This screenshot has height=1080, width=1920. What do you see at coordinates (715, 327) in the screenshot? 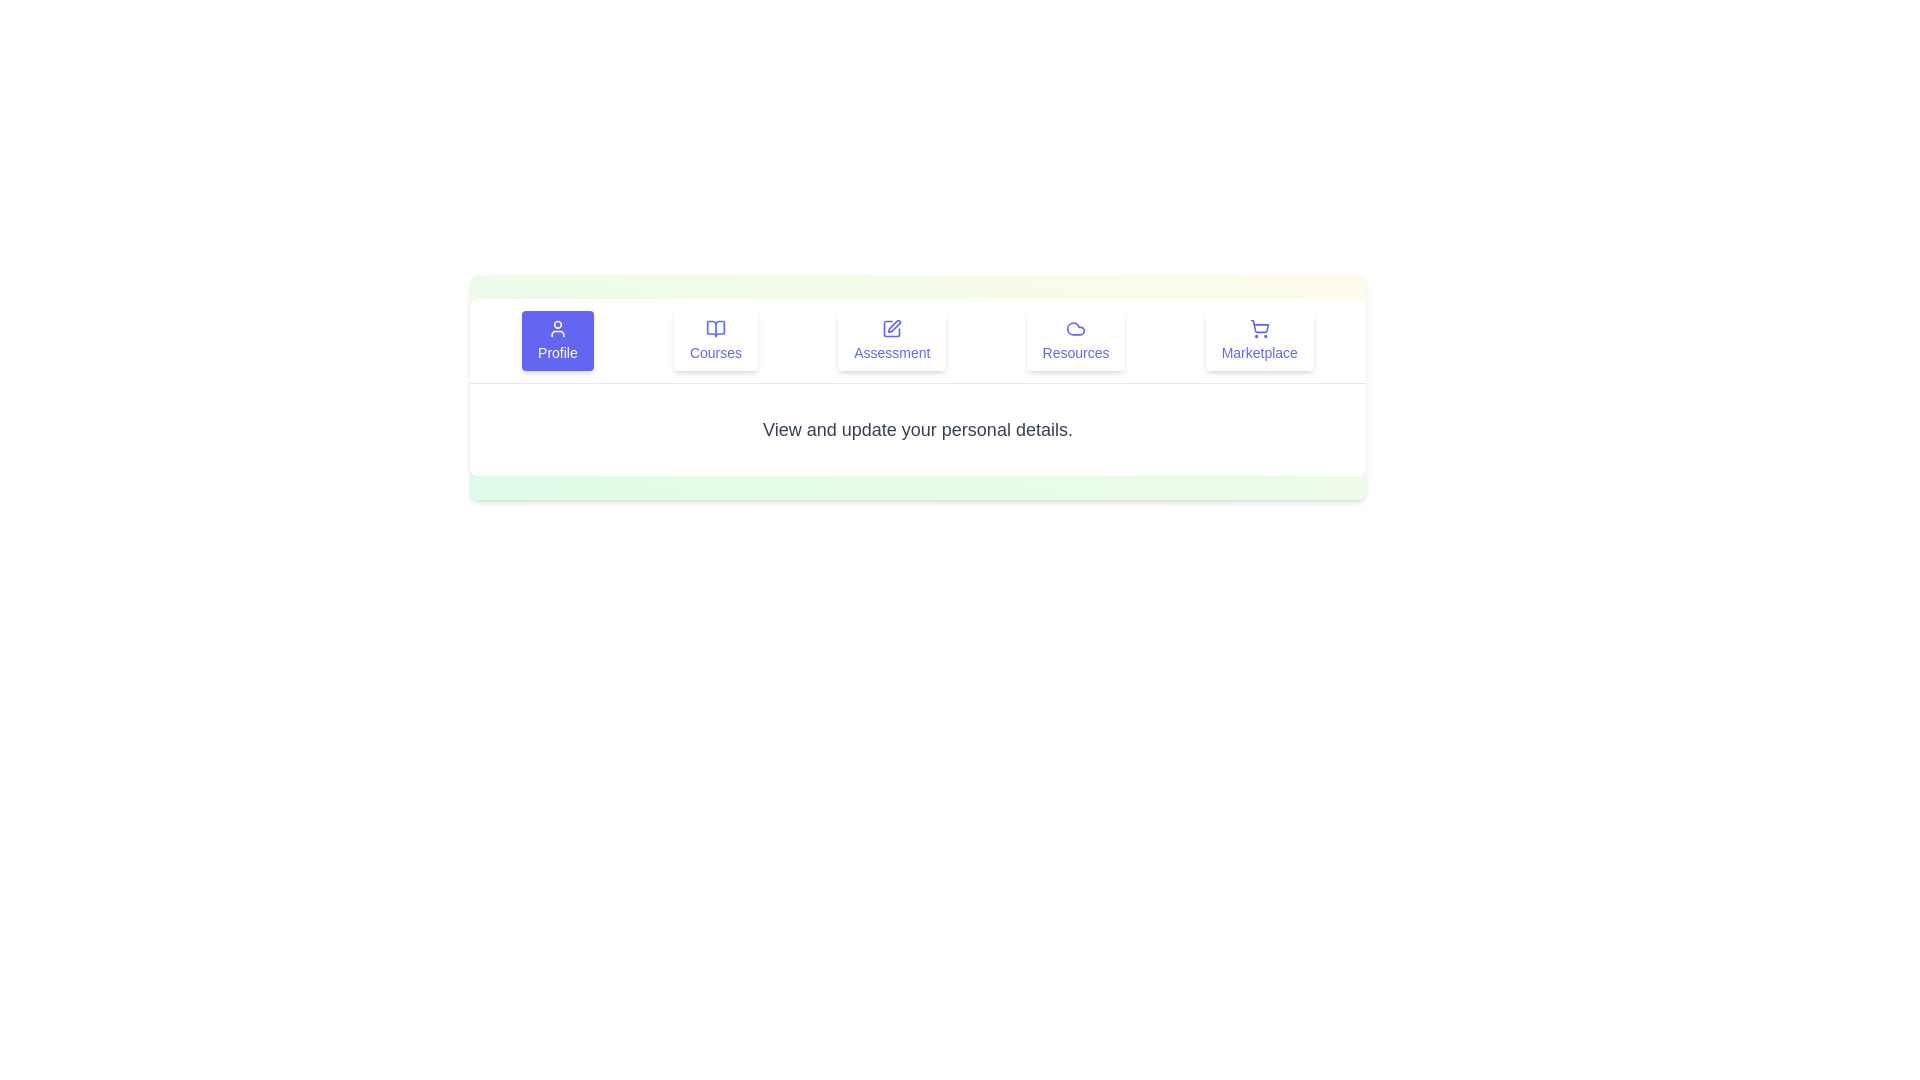
I see `the 'Courses' icon in the horizontal menu bar, which is the second option from the left` at bounding box center [715, 327].